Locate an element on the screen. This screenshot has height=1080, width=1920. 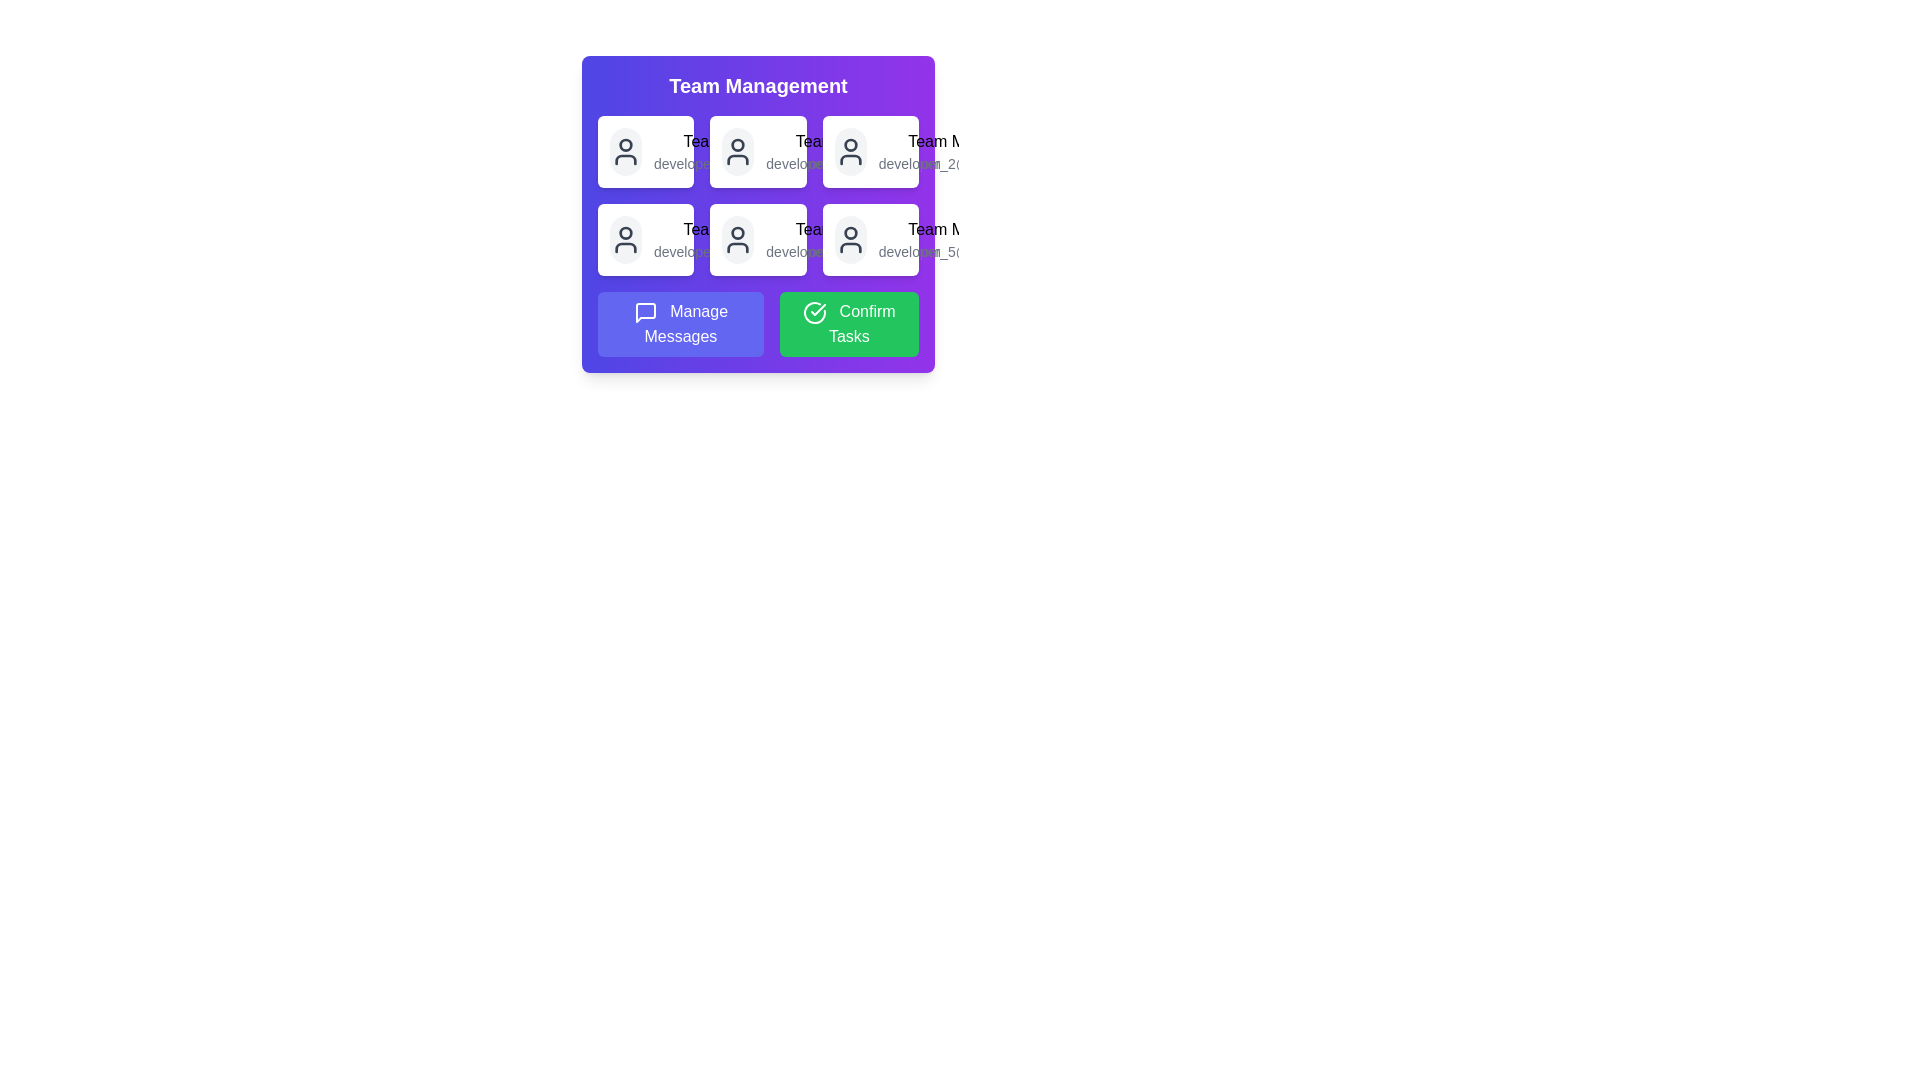
the informational card displaying team member details, located at the bottom-center of the grid layout is located at coordinates (757, 238).